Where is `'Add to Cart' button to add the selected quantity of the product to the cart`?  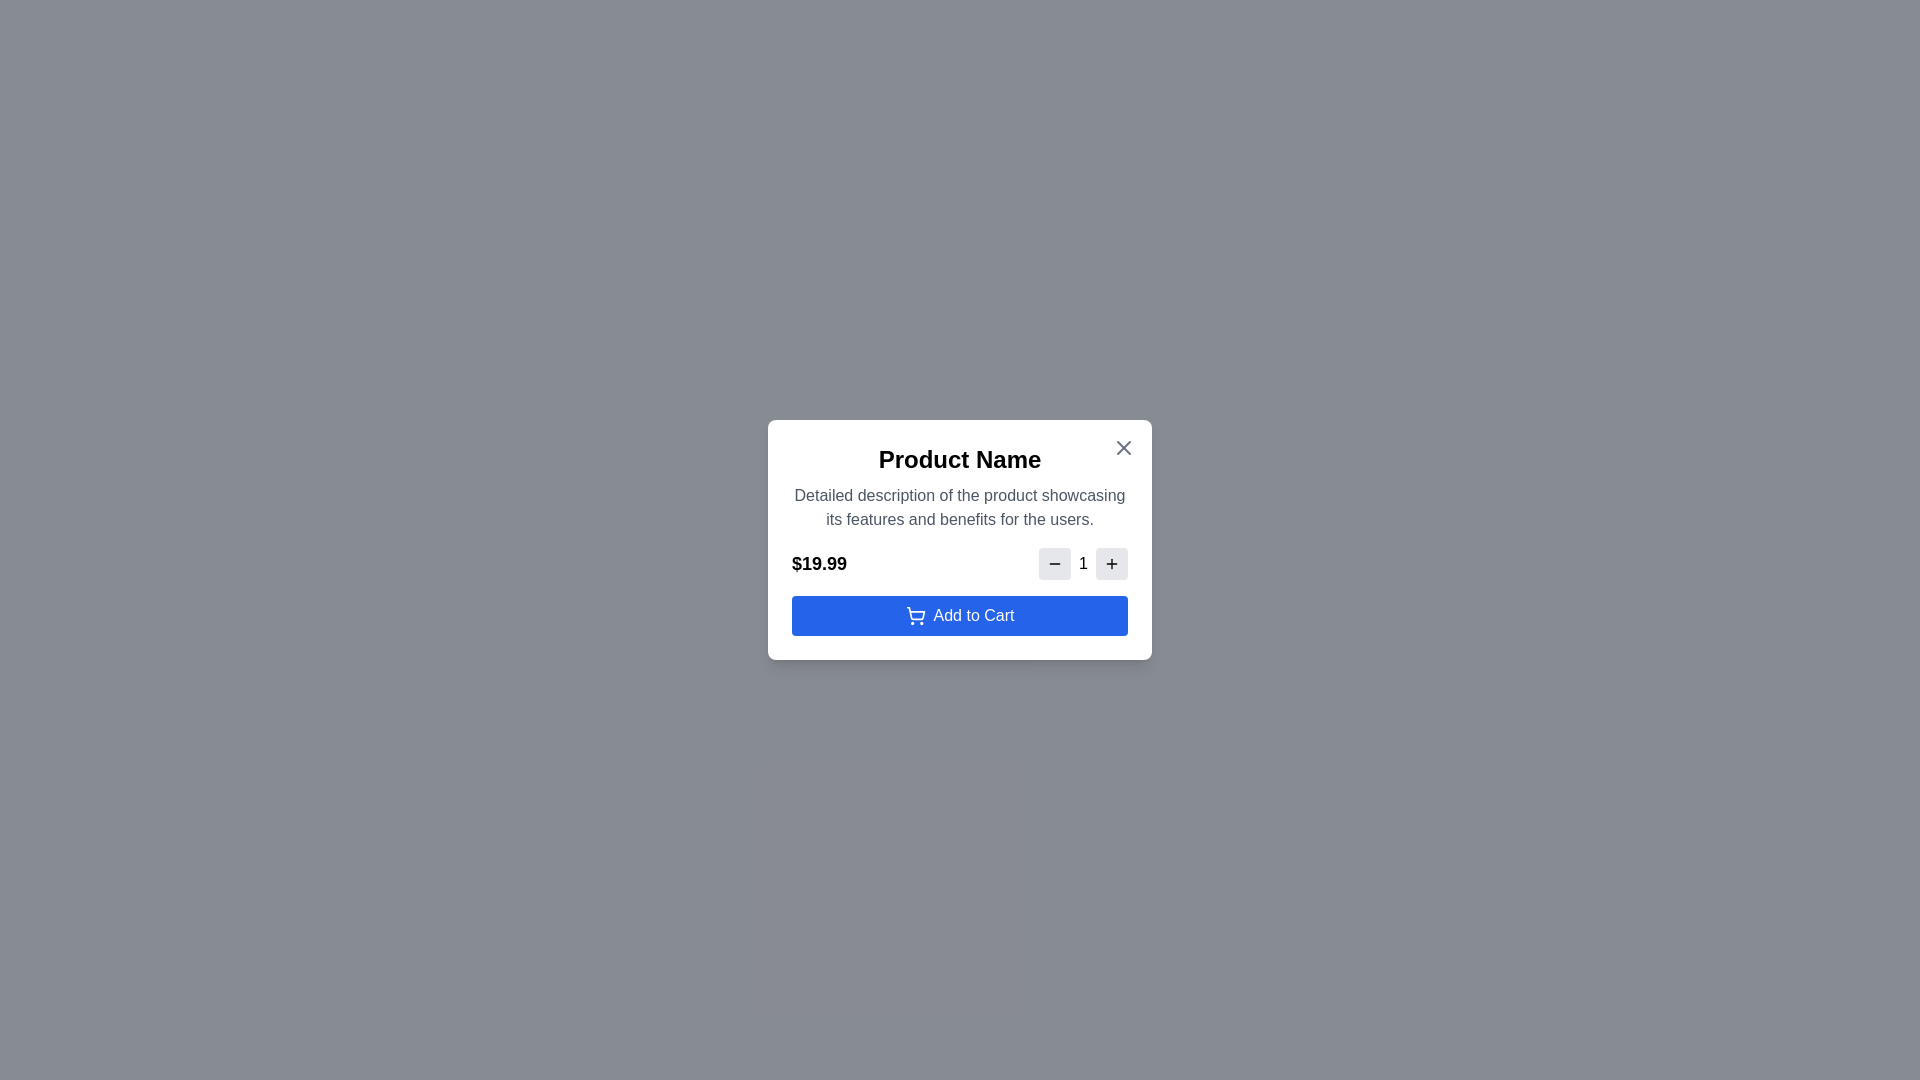 'Add to Cart' button to add the selected quantity of the product to the cart is located at coordinates (960, 615).